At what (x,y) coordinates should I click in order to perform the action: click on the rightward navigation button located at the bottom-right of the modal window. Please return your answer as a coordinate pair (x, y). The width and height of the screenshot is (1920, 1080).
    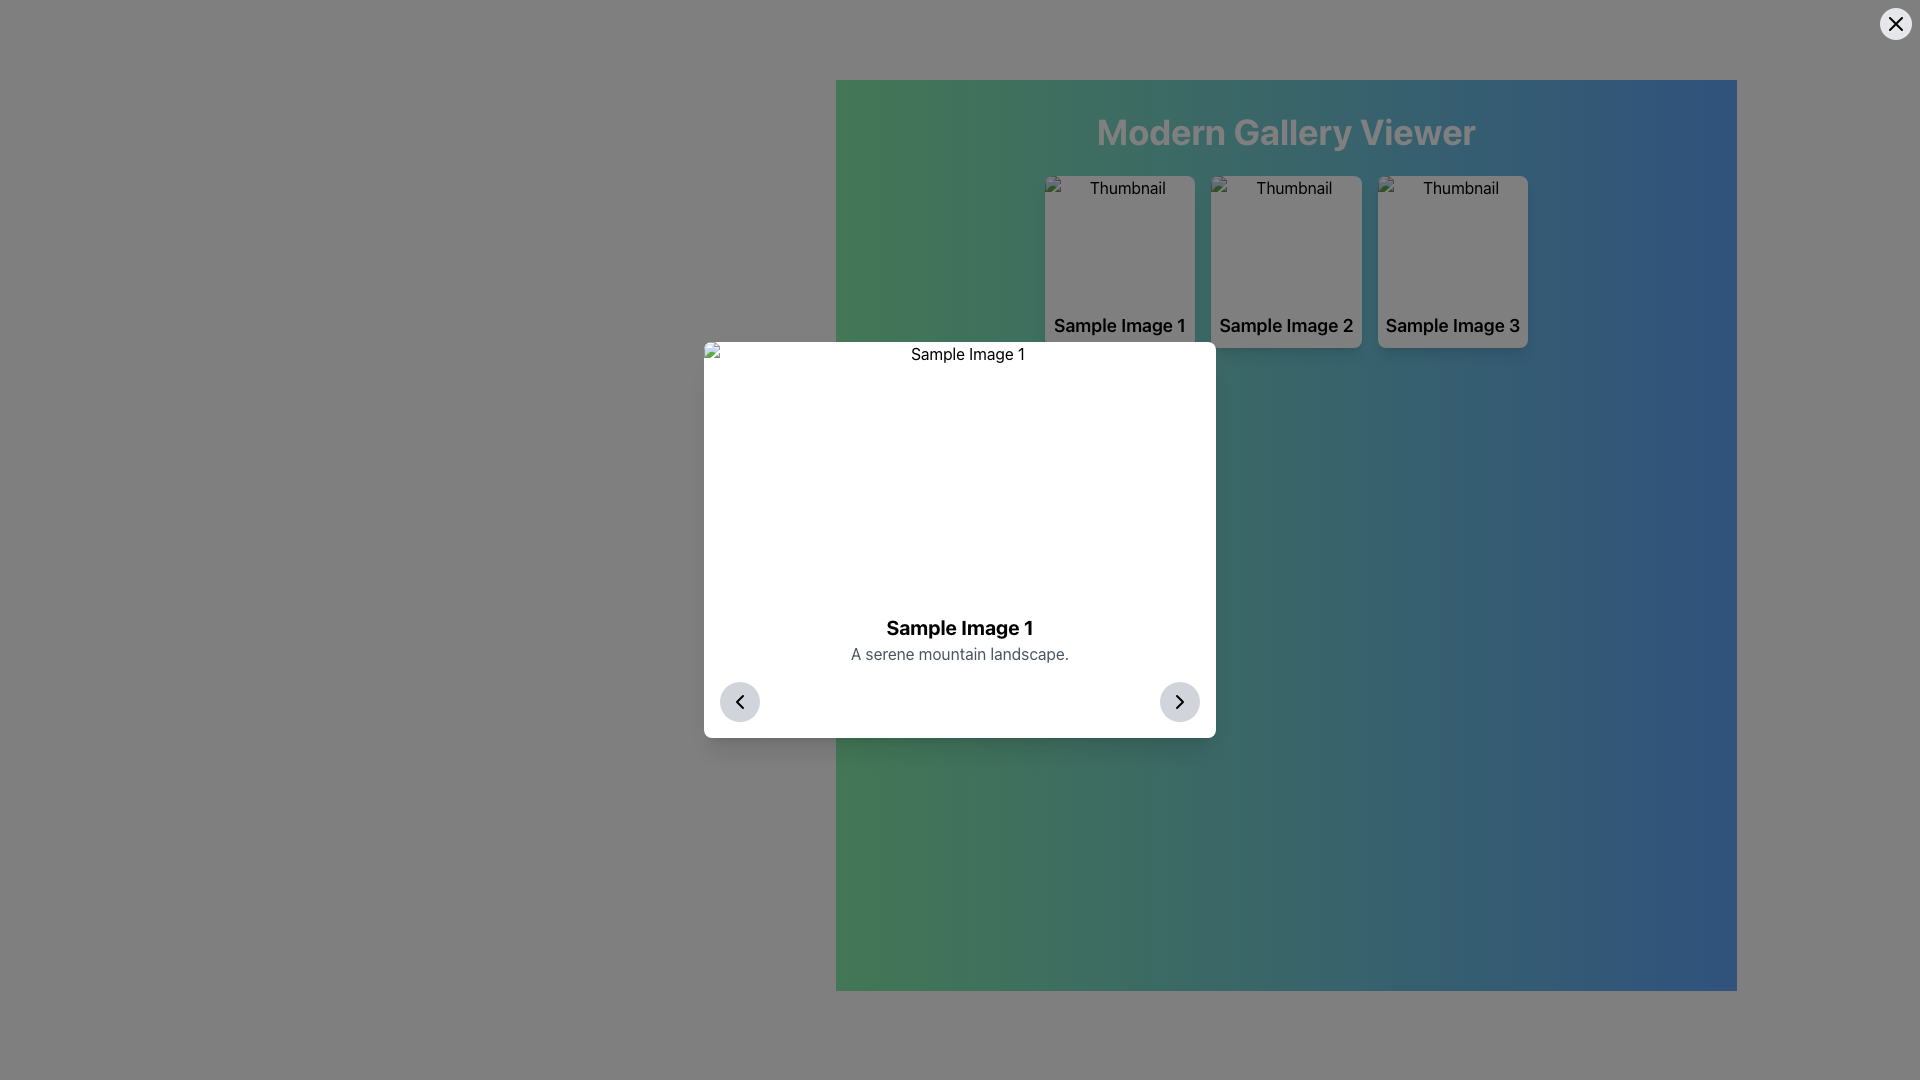
    Looking at the image, I should click on (1180, 701).